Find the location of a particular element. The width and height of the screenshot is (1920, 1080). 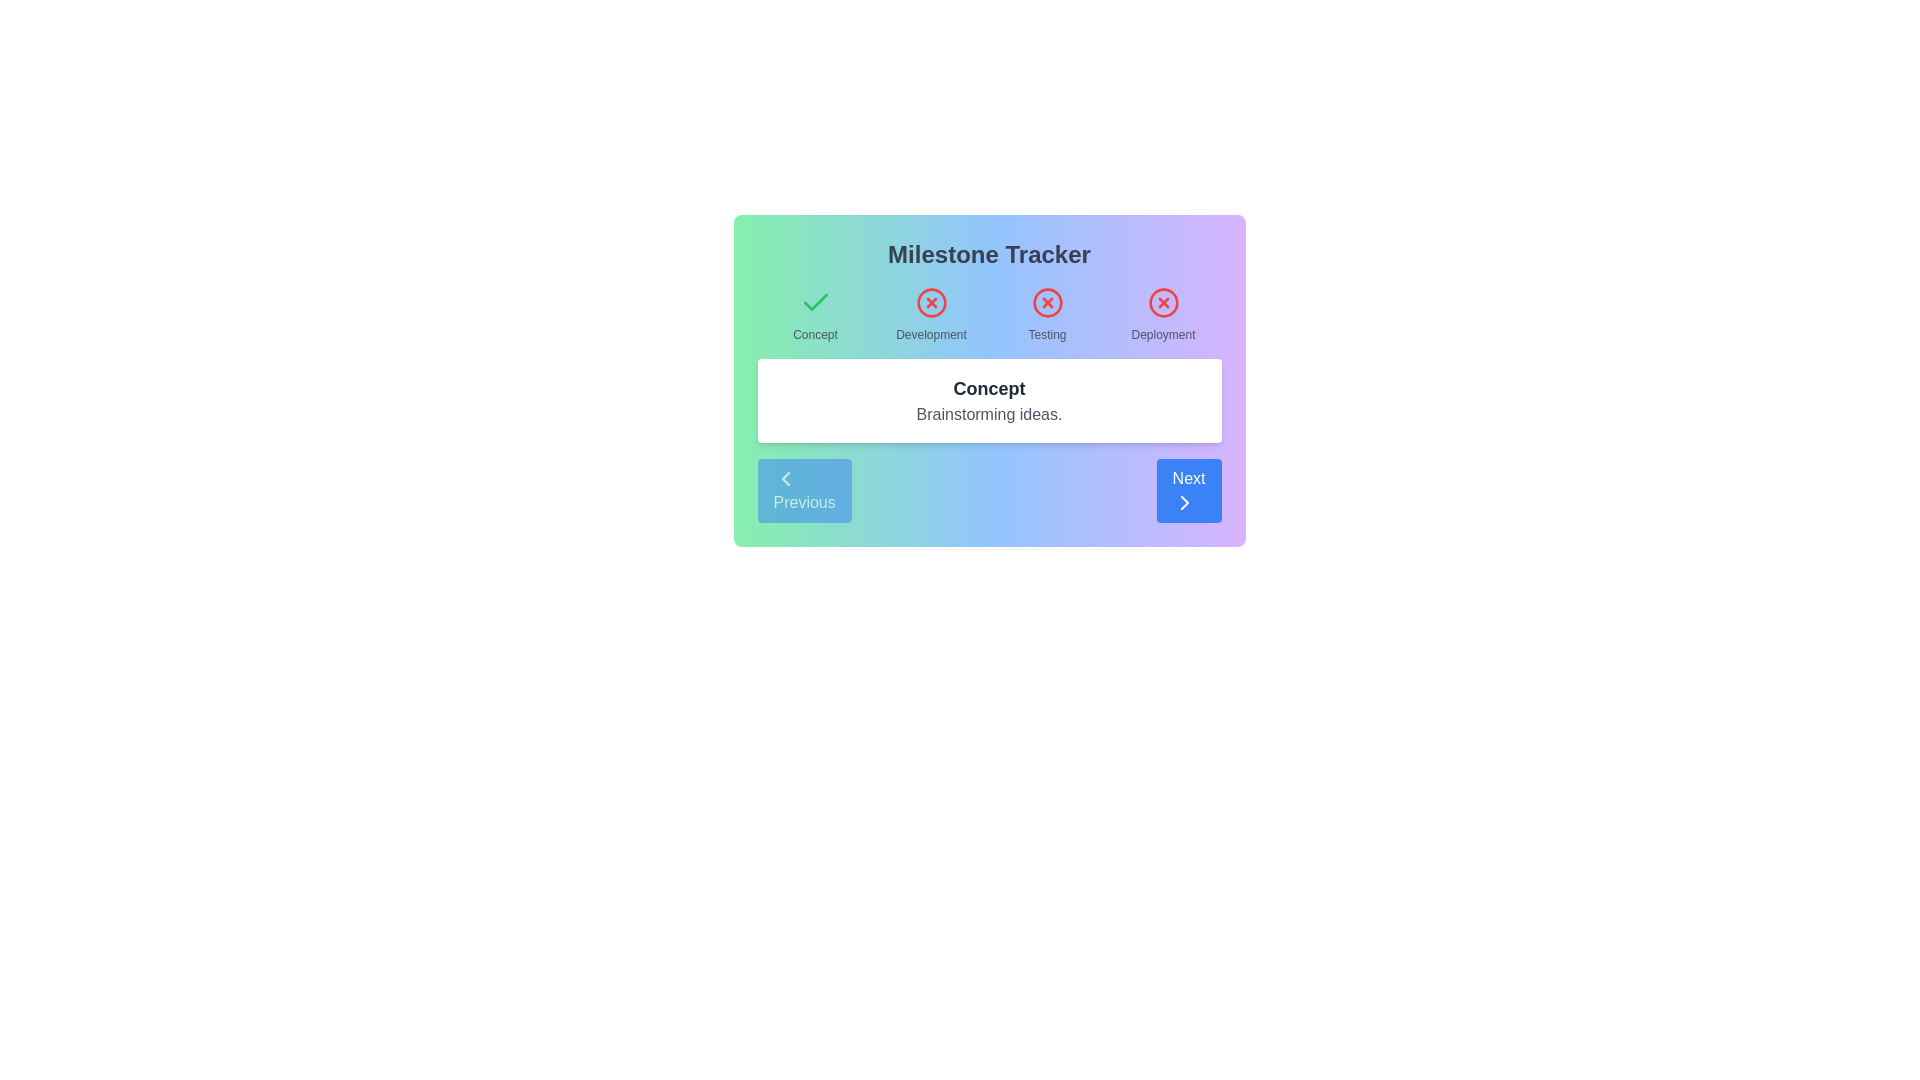

the 'Development' stage label in the milestone tracker, which is located beneath the corresponding icon and is the second stage from the left is located at coordinates (930, 334).